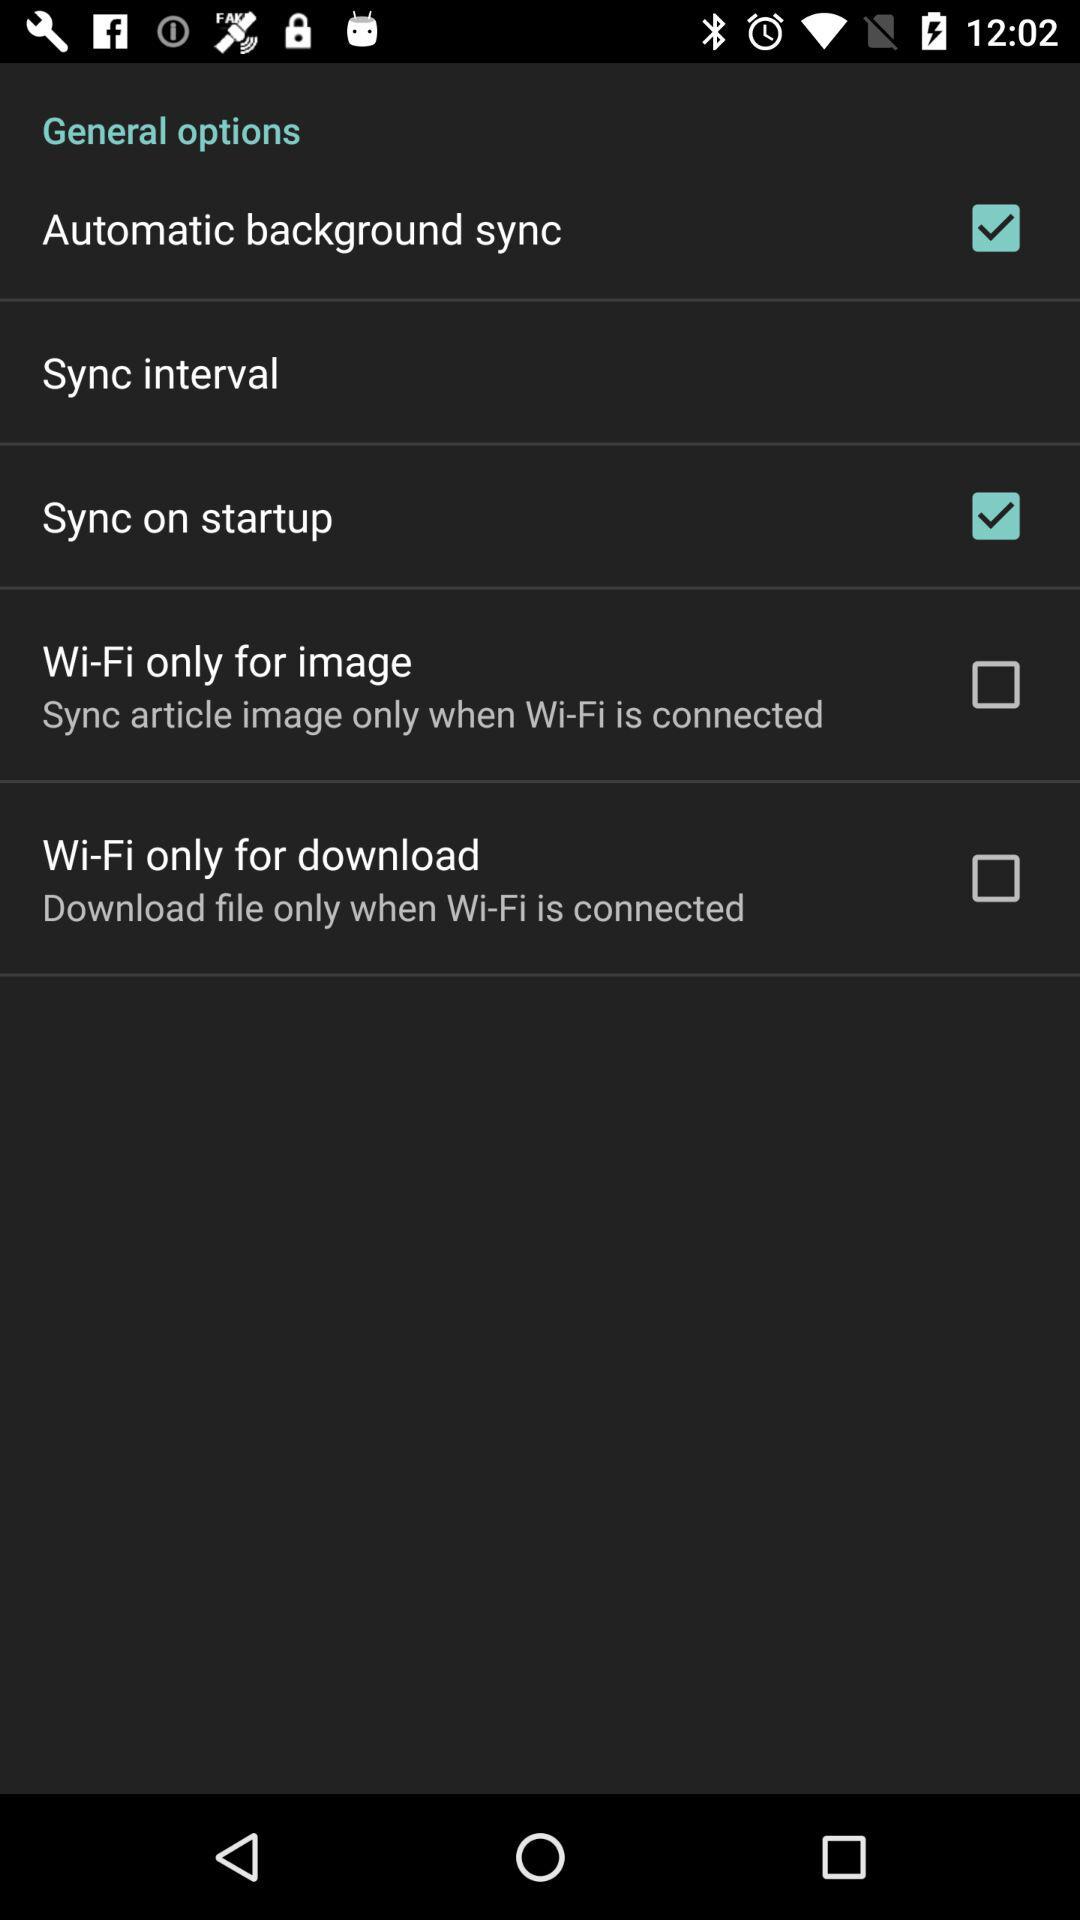  I want to click on icon below the automatic background sync icon, so click(159, 372).